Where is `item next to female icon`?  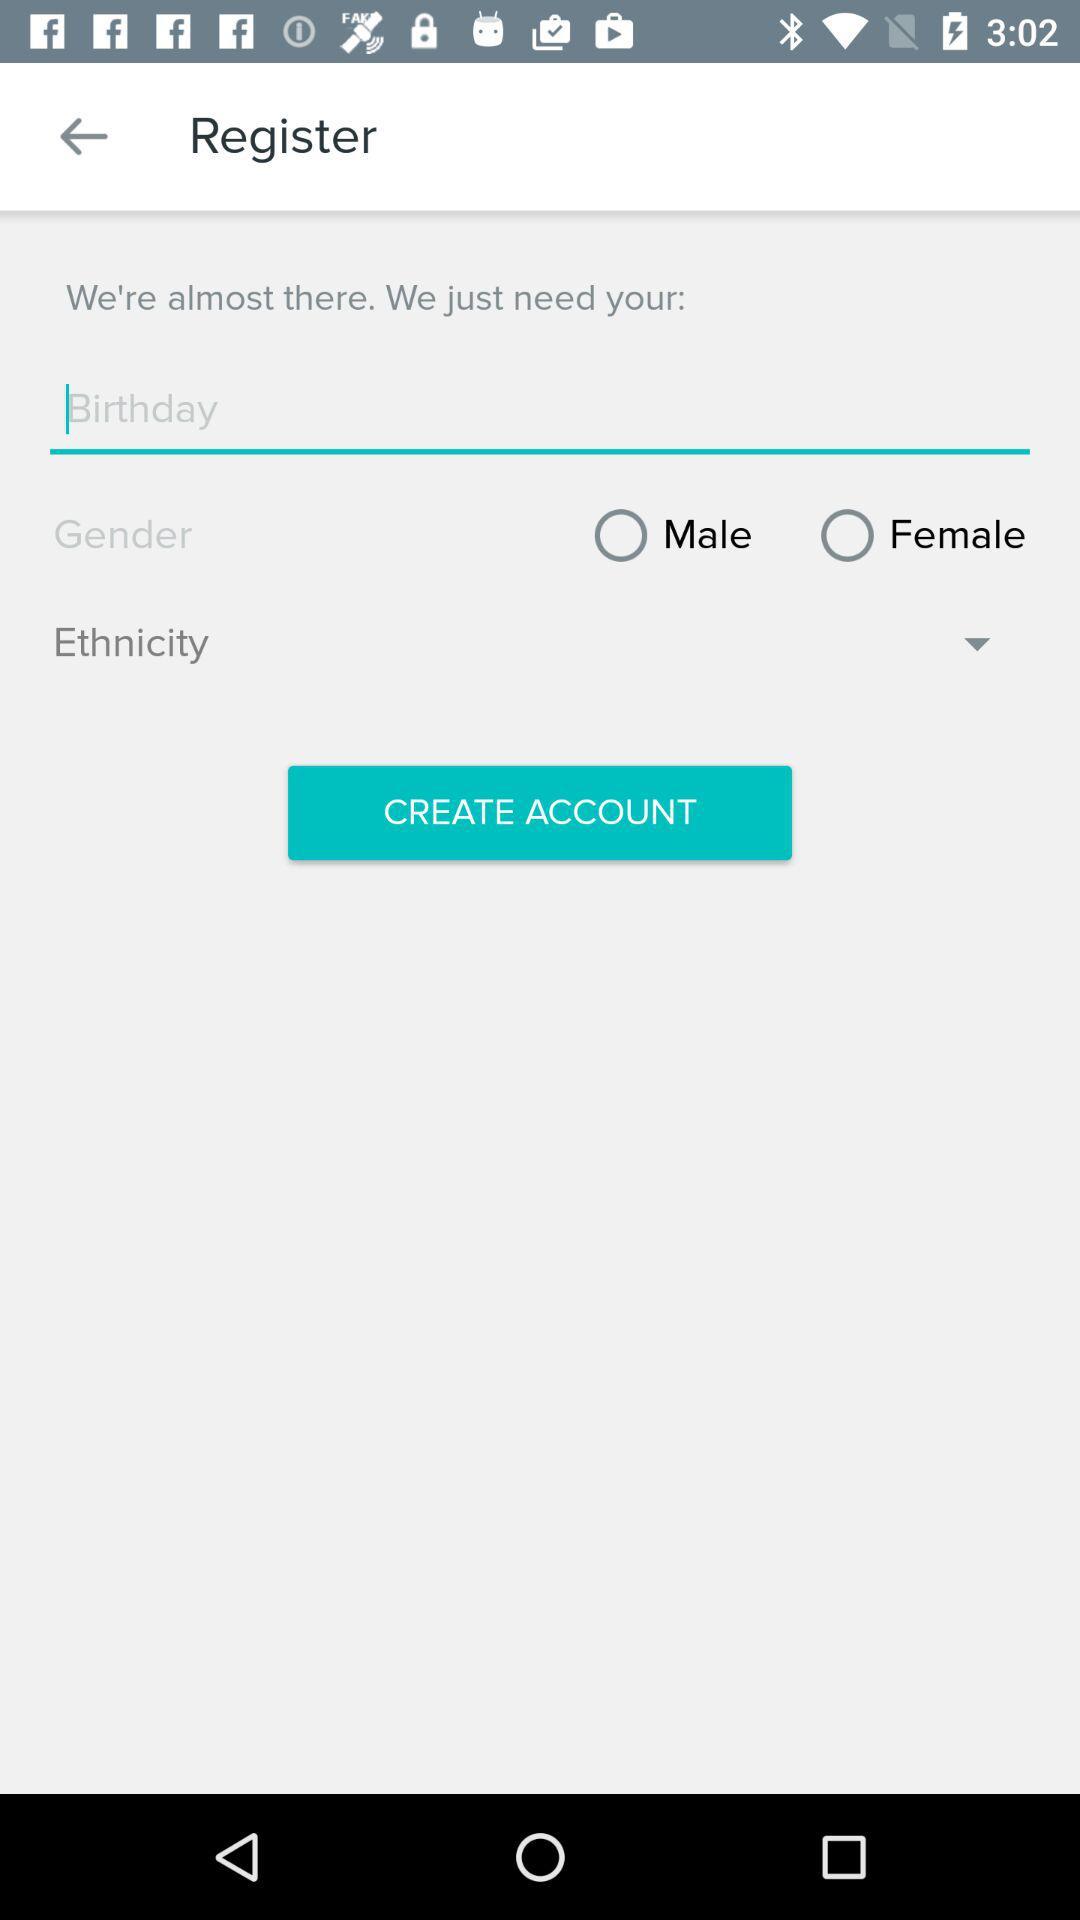
item next to female icon is located at coordinates (666, 535).